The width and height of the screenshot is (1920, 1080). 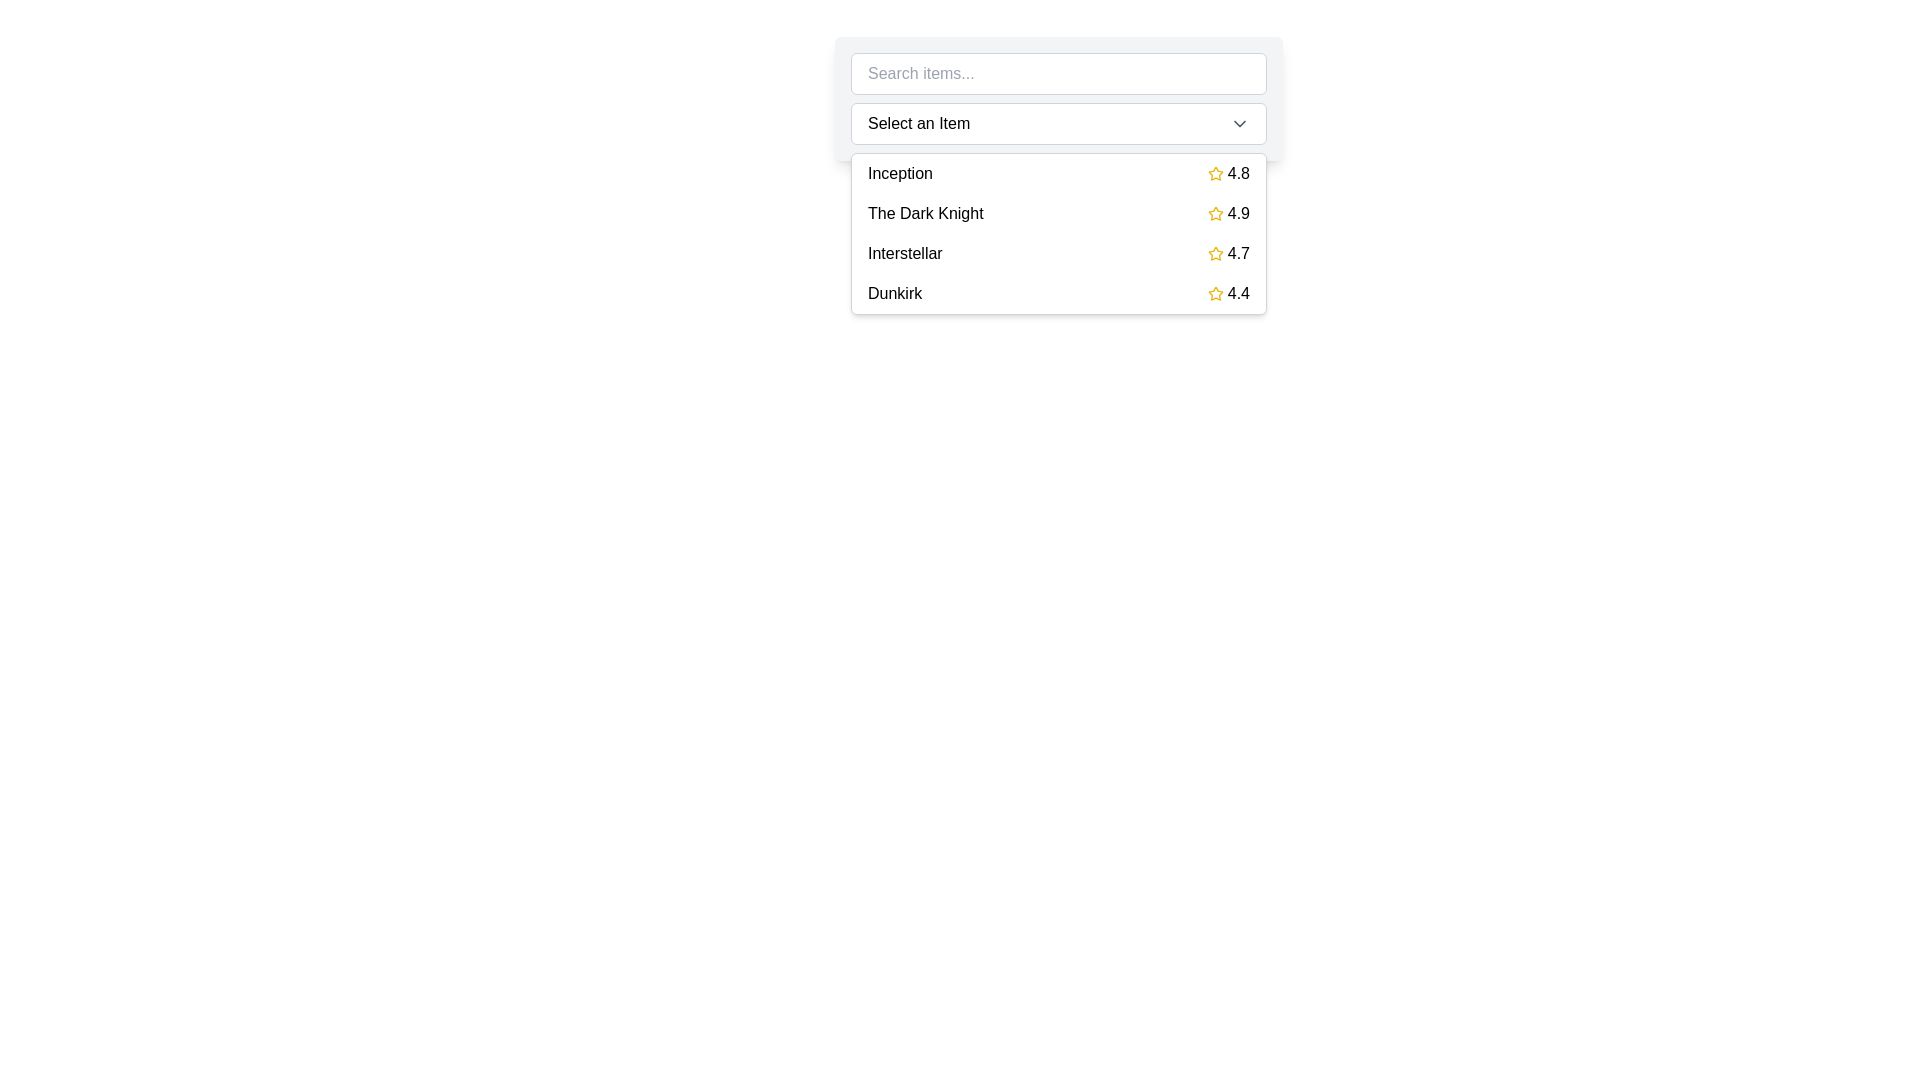 I want to click on the rating value associated with the yellow star-shaped rating icon next to the text '4.4' in the fourth row of the list item 'Dunkirk', so click(x=1214, y=293).